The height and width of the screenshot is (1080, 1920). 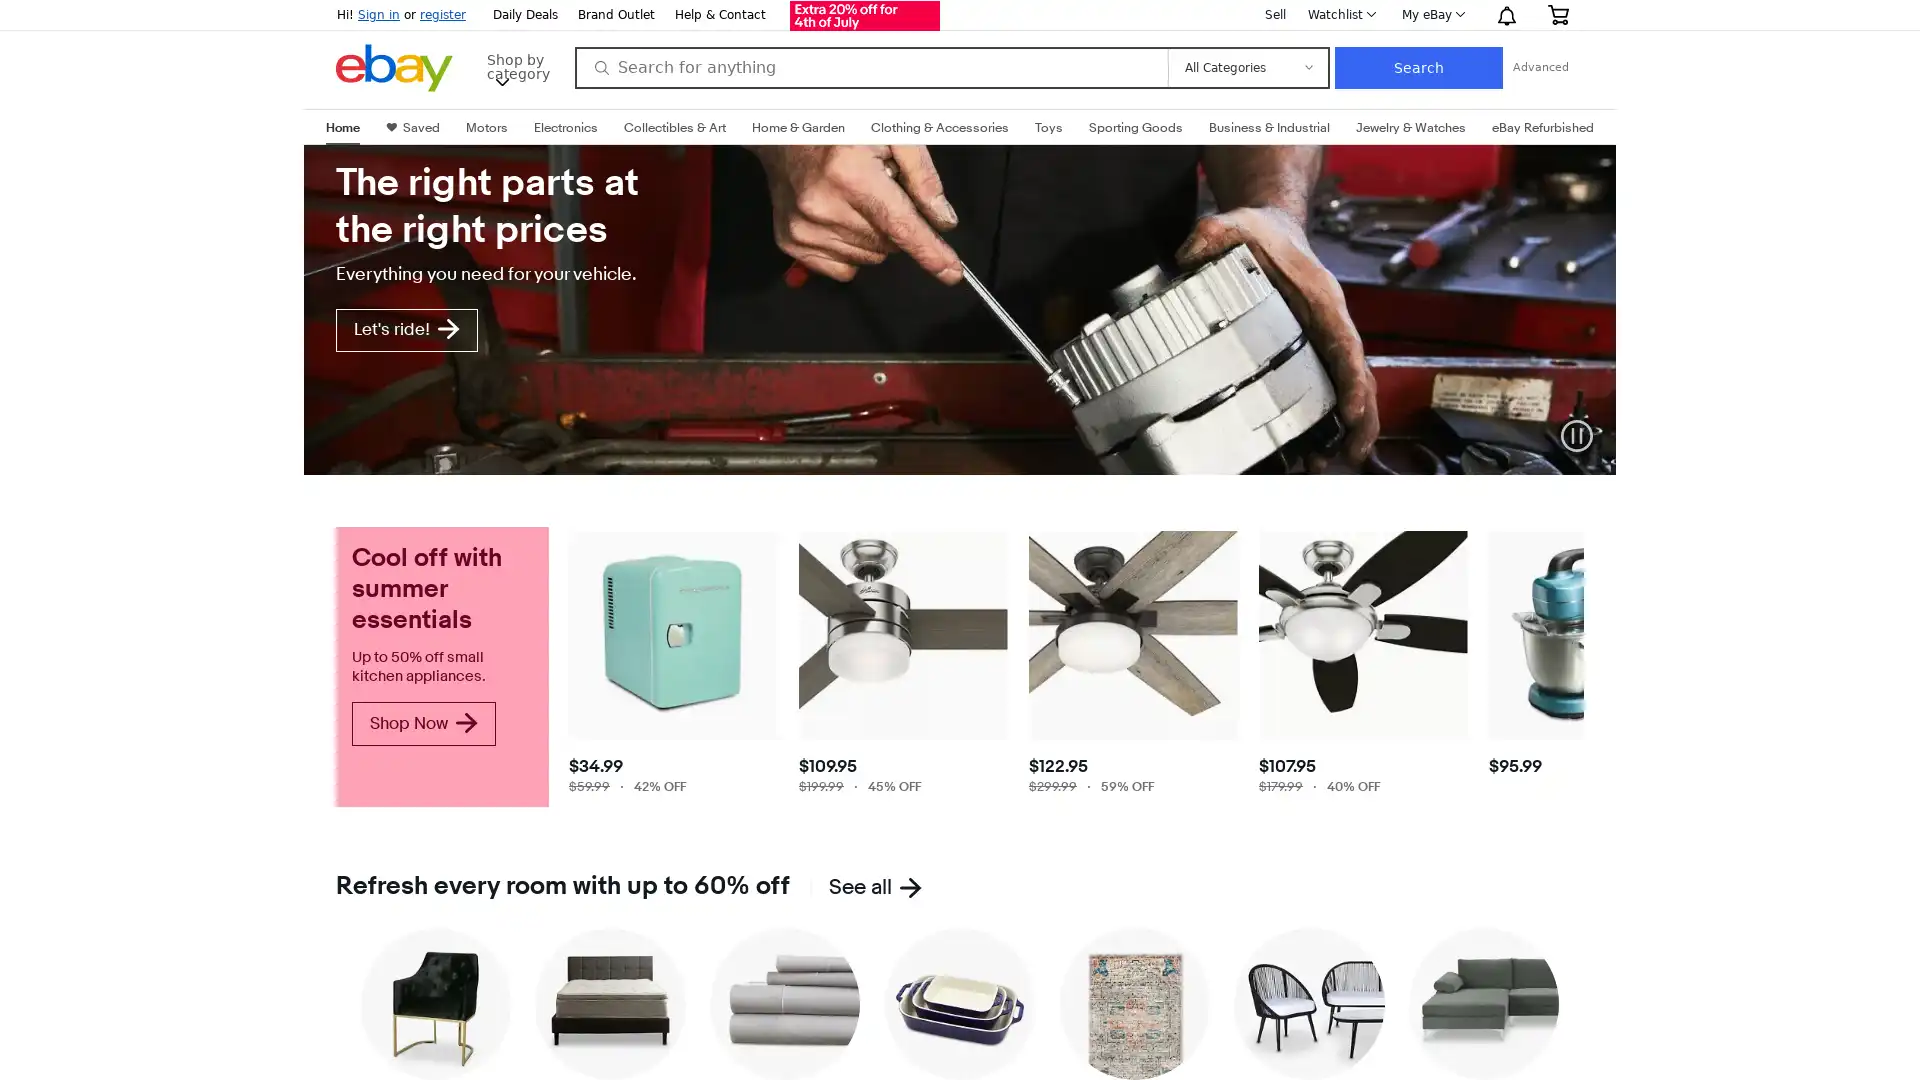 I want to click on Search, so click(x=1416, y=67).